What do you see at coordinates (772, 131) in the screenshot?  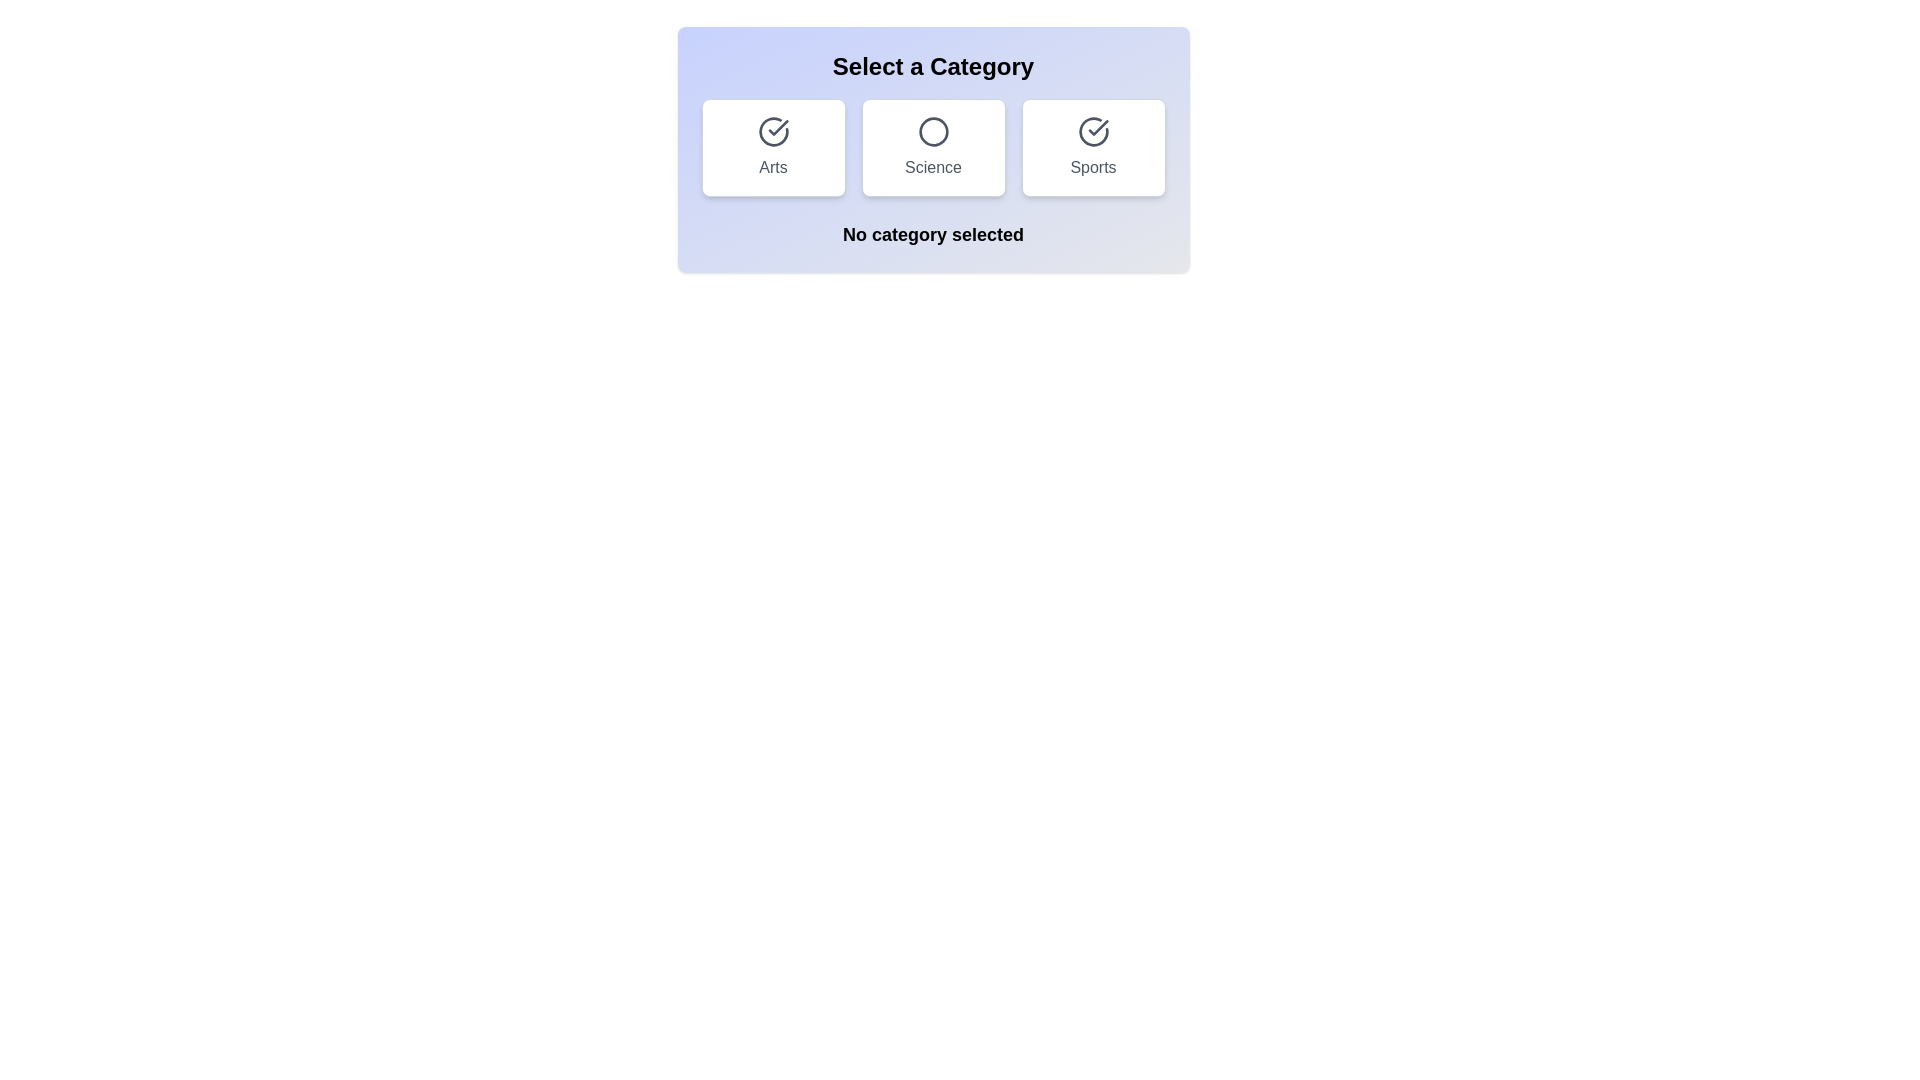 I see `the circular icon with a checkmark inside, styled with a white background and border, located in the top-left quadrant of the 'Arts' card` at bounding box center [772, 131].